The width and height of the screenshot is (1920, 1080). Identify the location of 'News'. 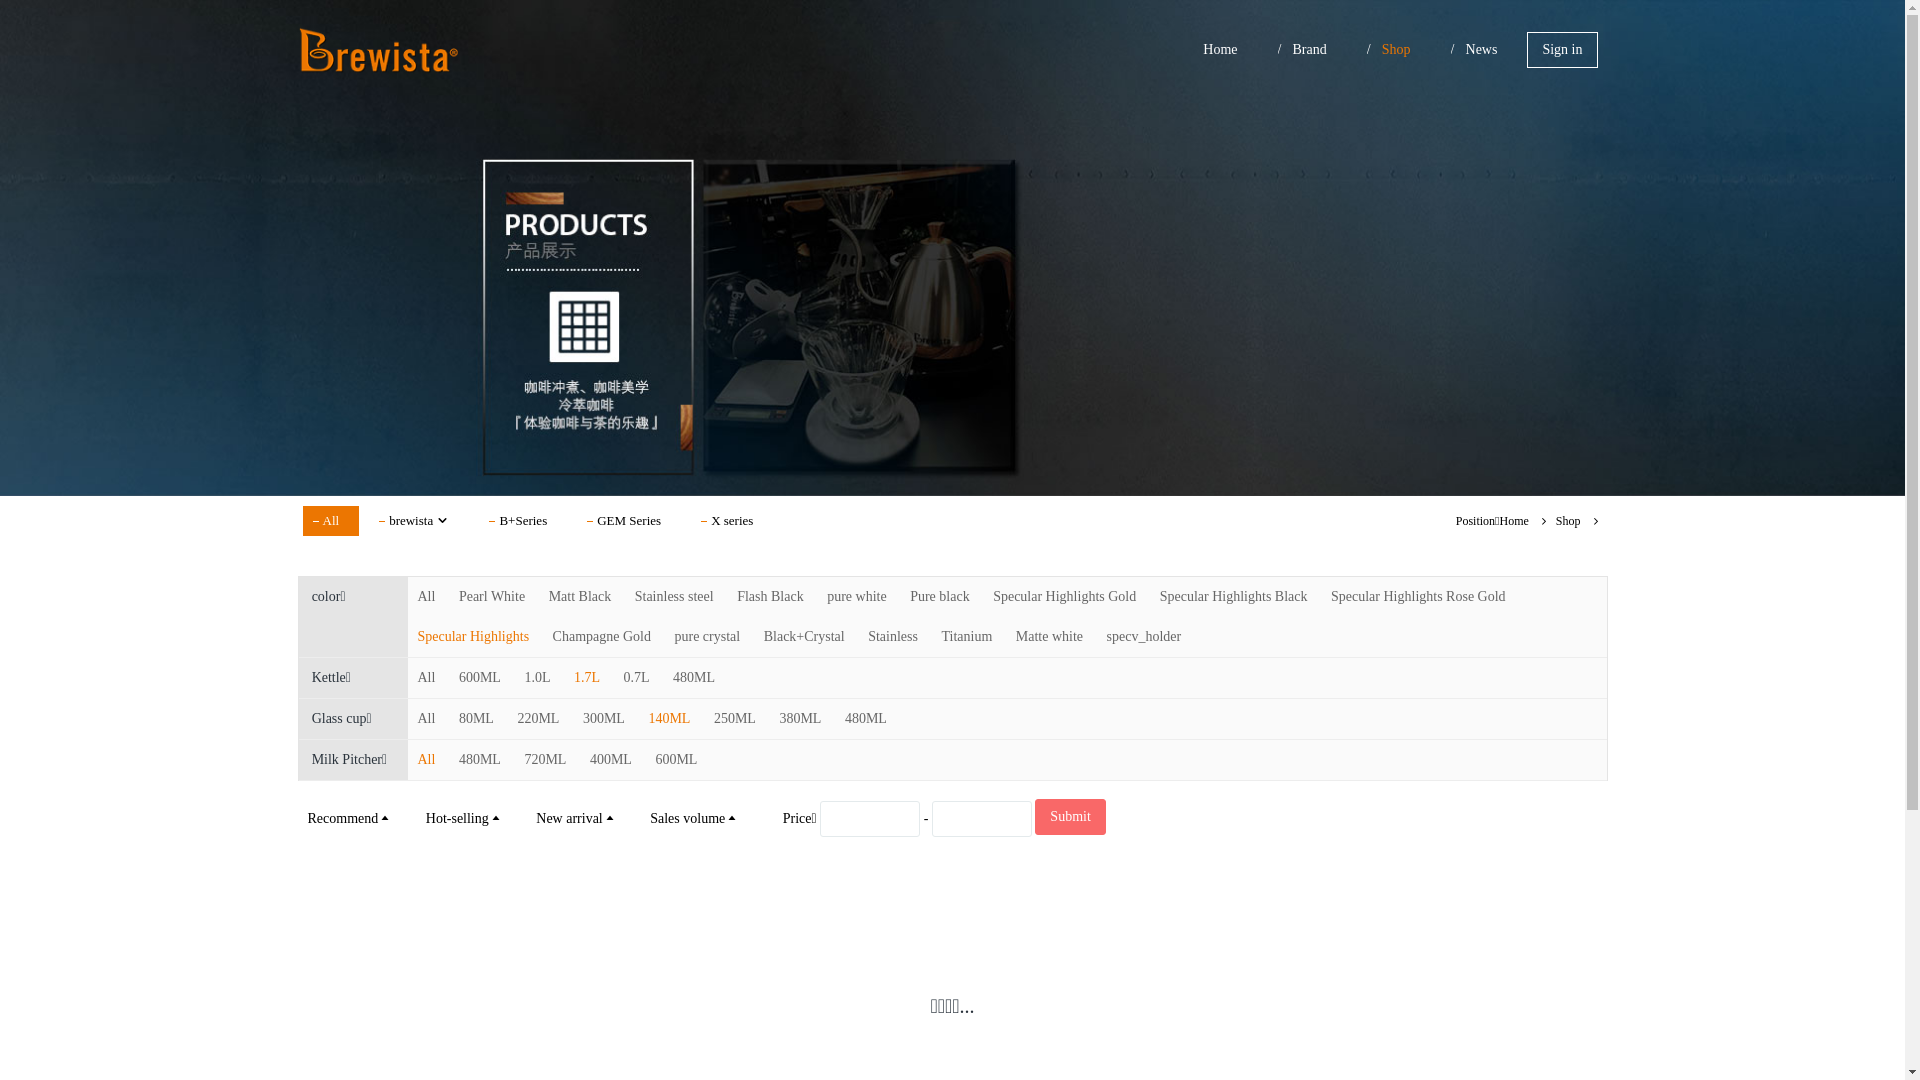
(1482, 49).